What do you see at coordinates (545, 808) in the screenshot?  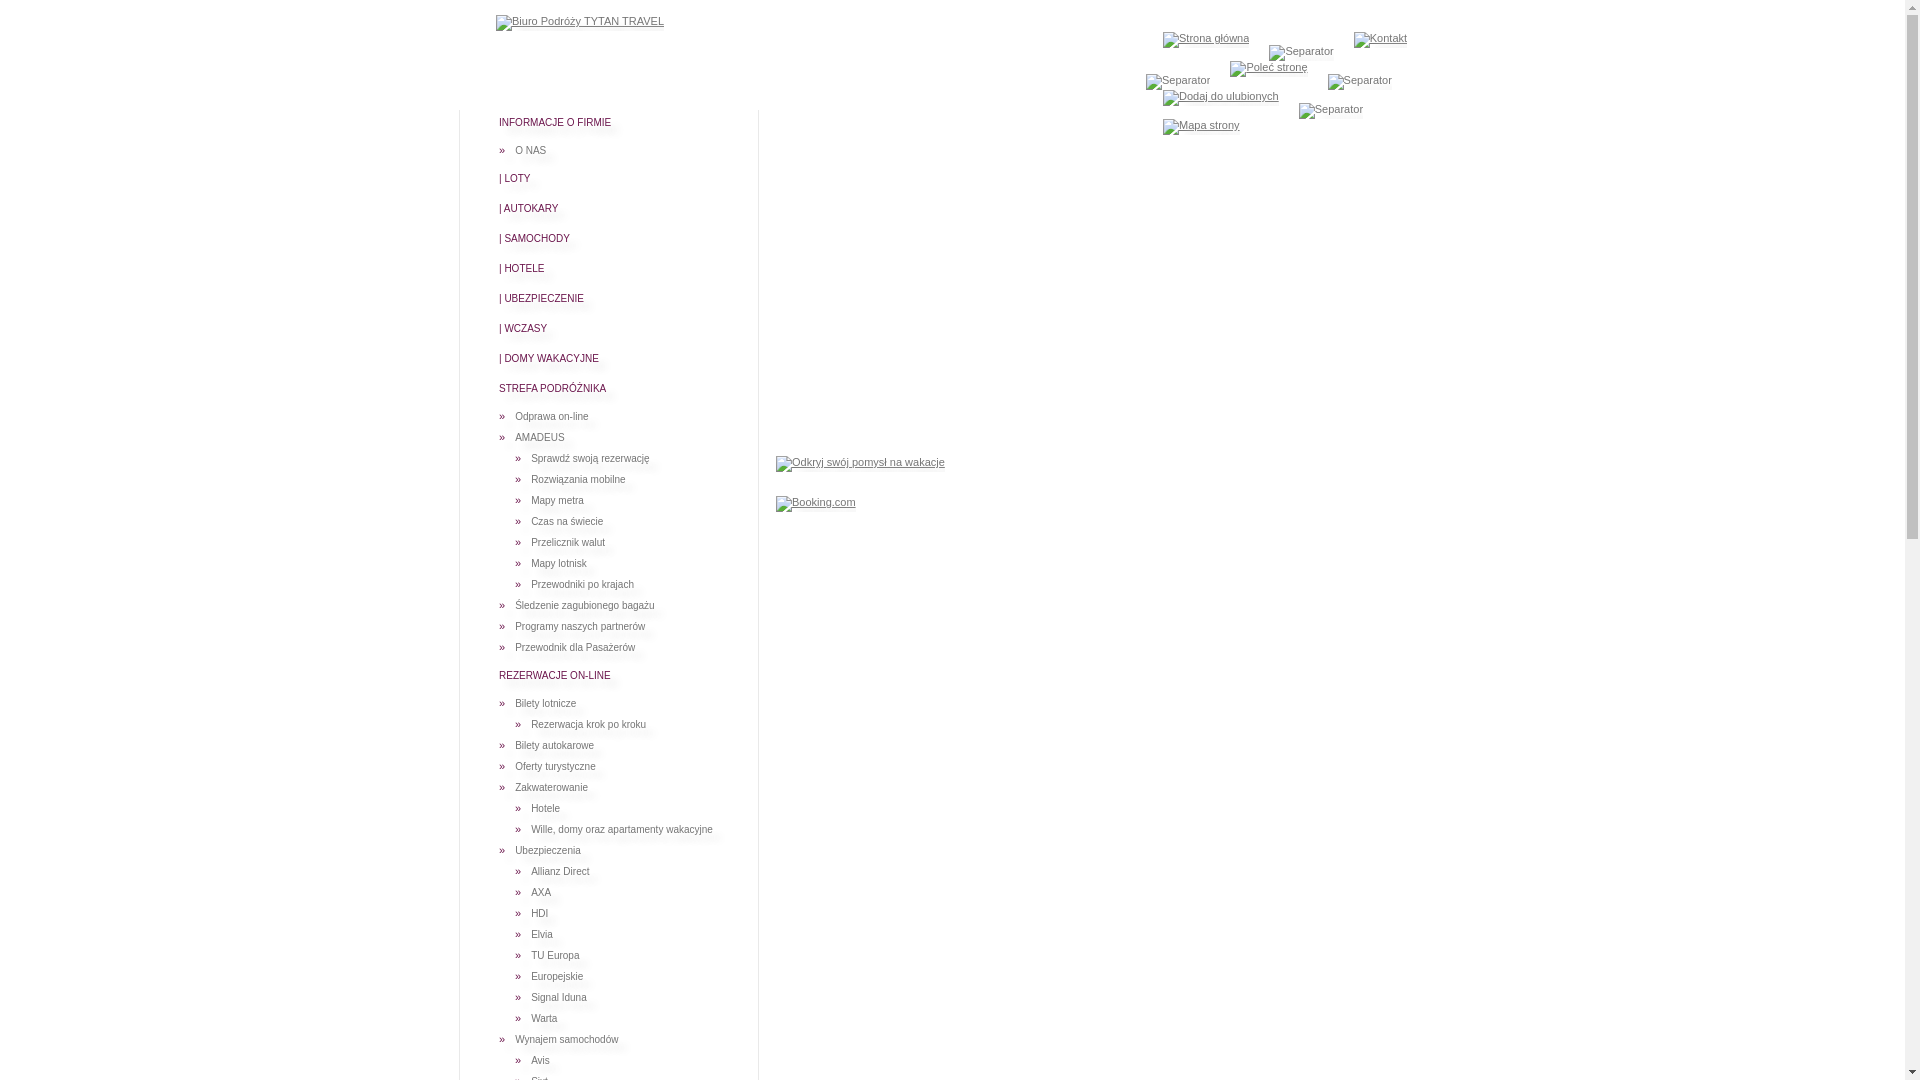 I see `'Hotele'` at bounding box center [545, 808].